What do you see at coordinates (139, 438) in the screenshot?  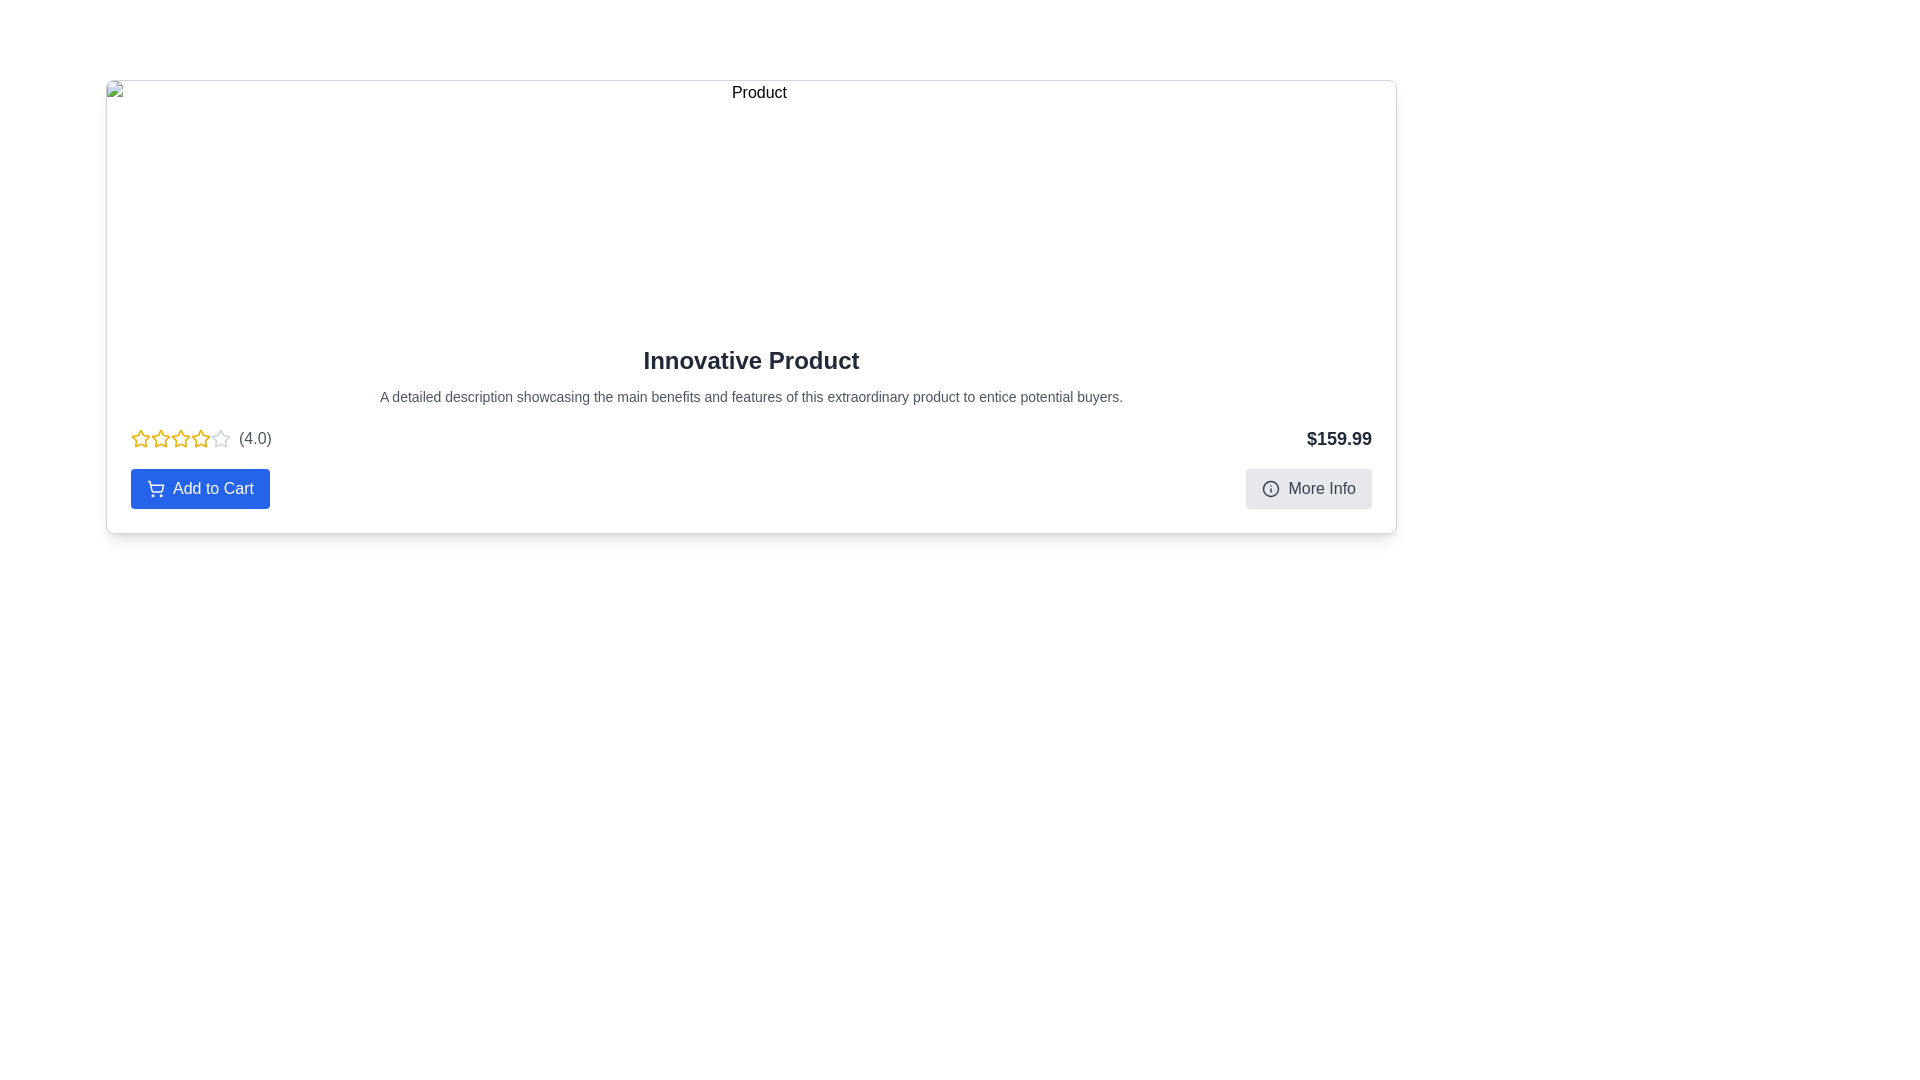 I see `the rating representation by clicking on the leftmost yellow star icon in the five-star rating system positioned below the product title` at bounding box center [139, 438].